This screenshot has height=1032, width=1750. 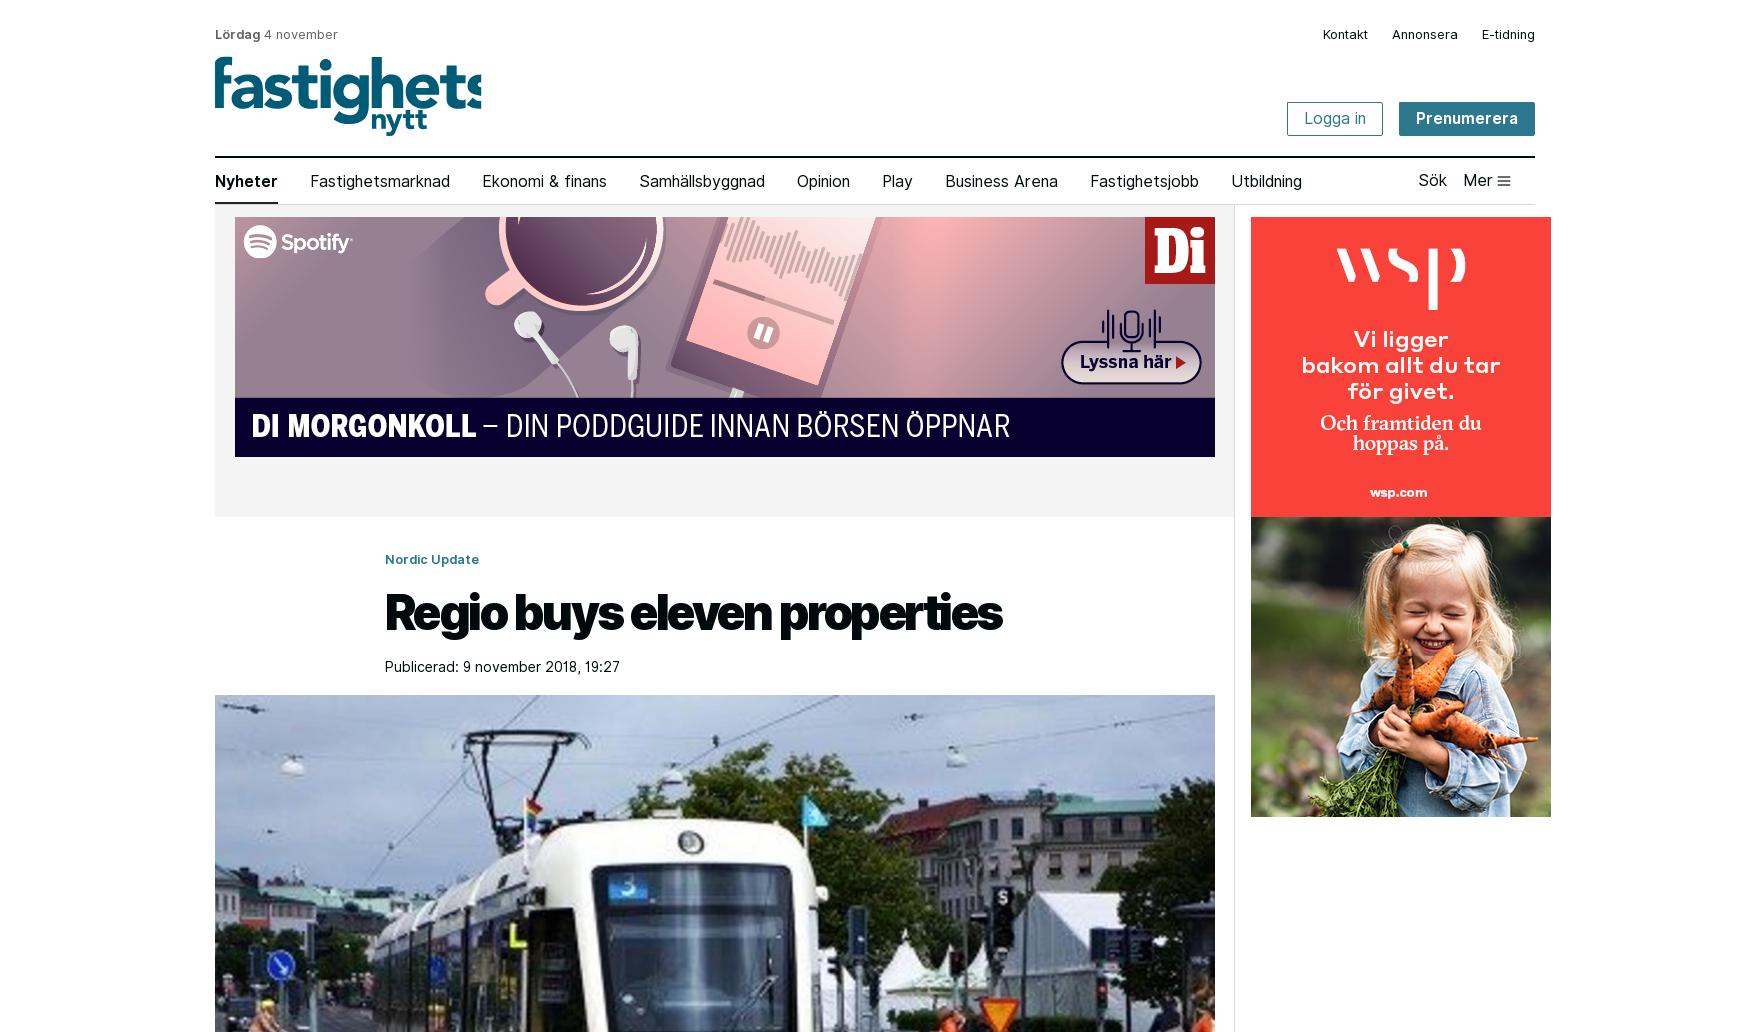 I want to click on 'Logga in', so click(x=1335, y=118).